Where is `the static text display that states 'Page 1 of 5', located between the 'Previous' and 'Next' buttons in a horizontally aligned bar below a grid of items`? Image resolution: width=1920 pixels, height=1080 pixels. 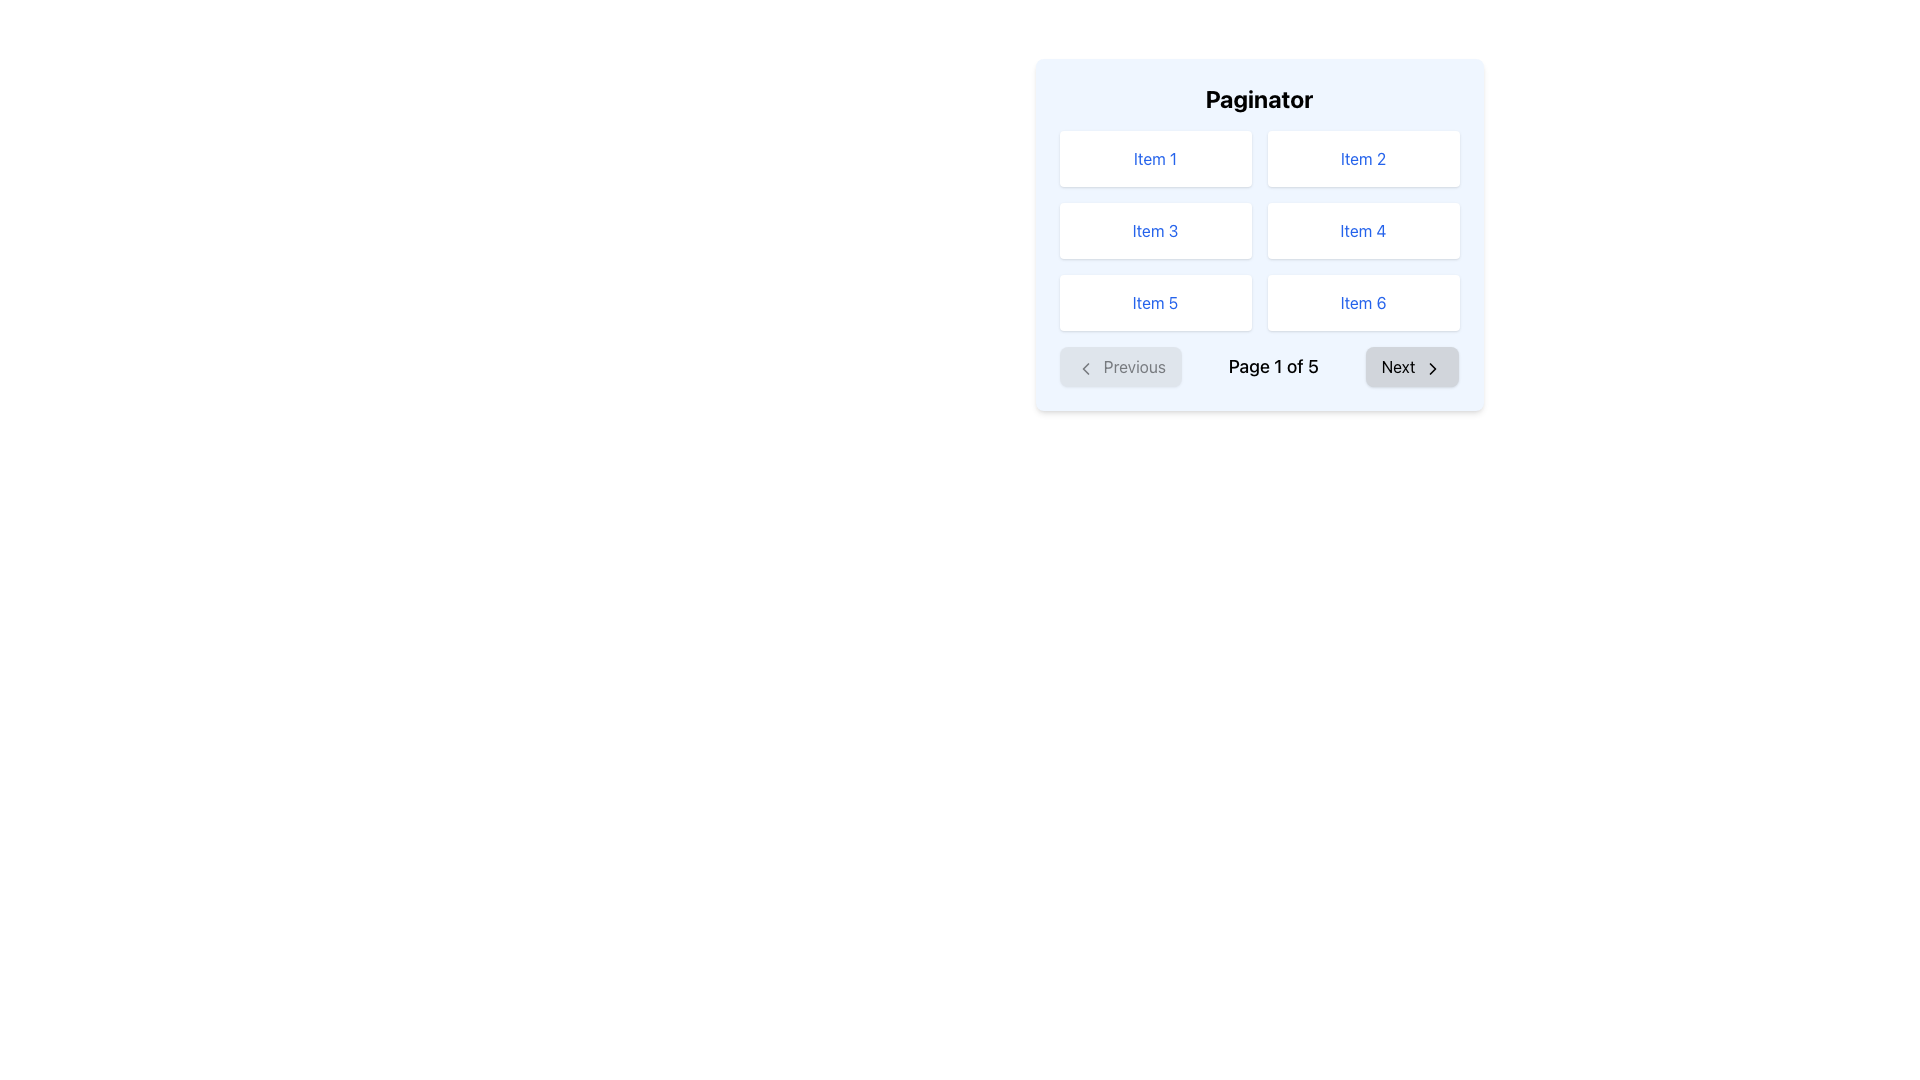 the static text display that states 'Page 1 of 5', located between the 'Previous' and 'Next' buttons in a horizontally aligned bar below a grid of items is located at coordinates (1272, 366).